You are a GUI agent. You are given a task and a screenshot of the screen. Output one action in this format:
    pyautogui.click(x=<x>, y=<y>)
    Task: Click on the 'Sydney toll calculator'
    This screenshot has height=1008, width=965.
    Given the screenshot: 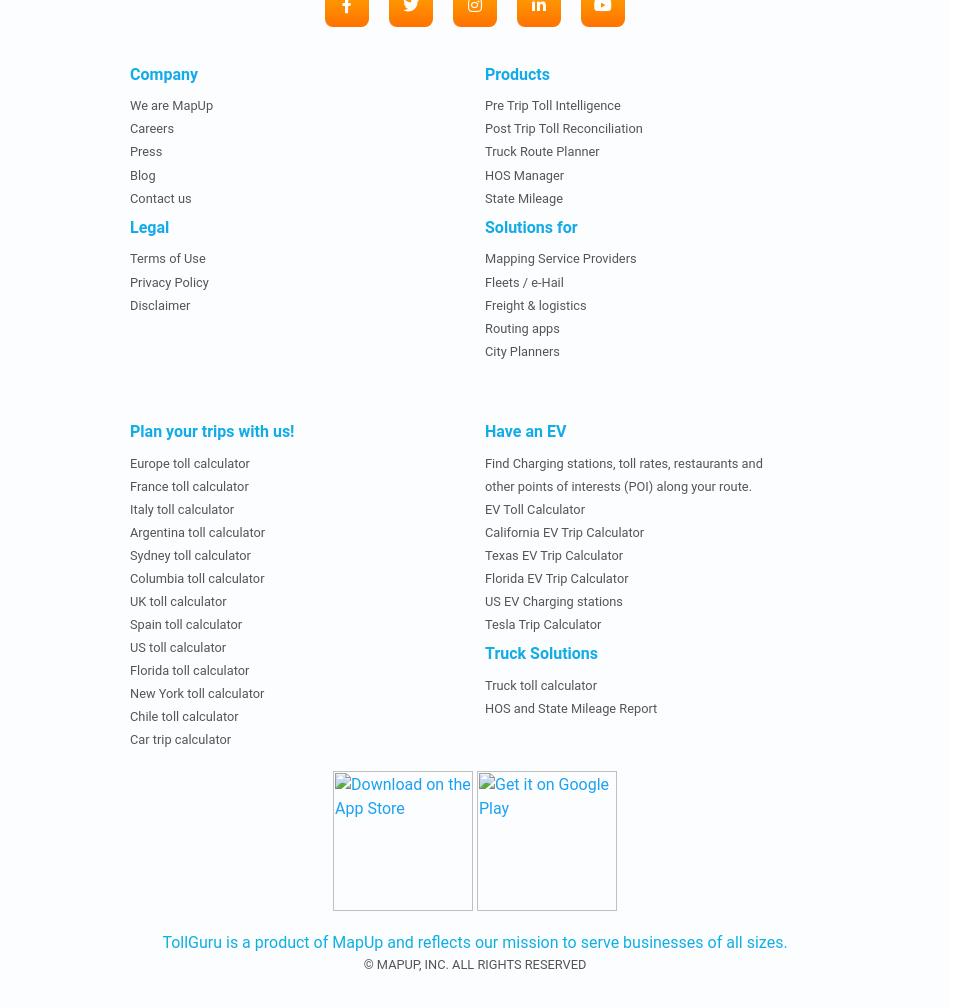 What is the action you would take?
    pyautogui.click(x=190, y=554)
    